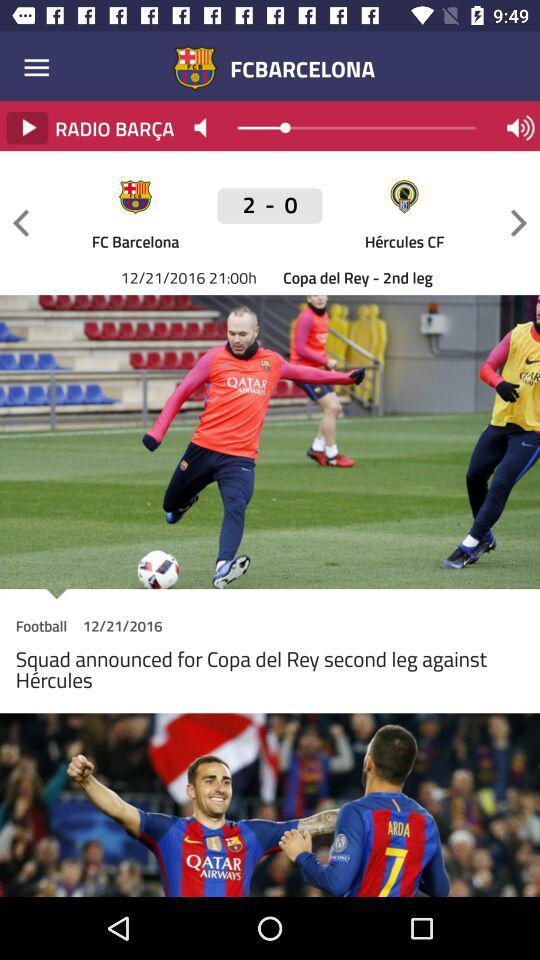  Describe the element at coordinates (20, 223) in the screenshot. I see `go back` at that location.